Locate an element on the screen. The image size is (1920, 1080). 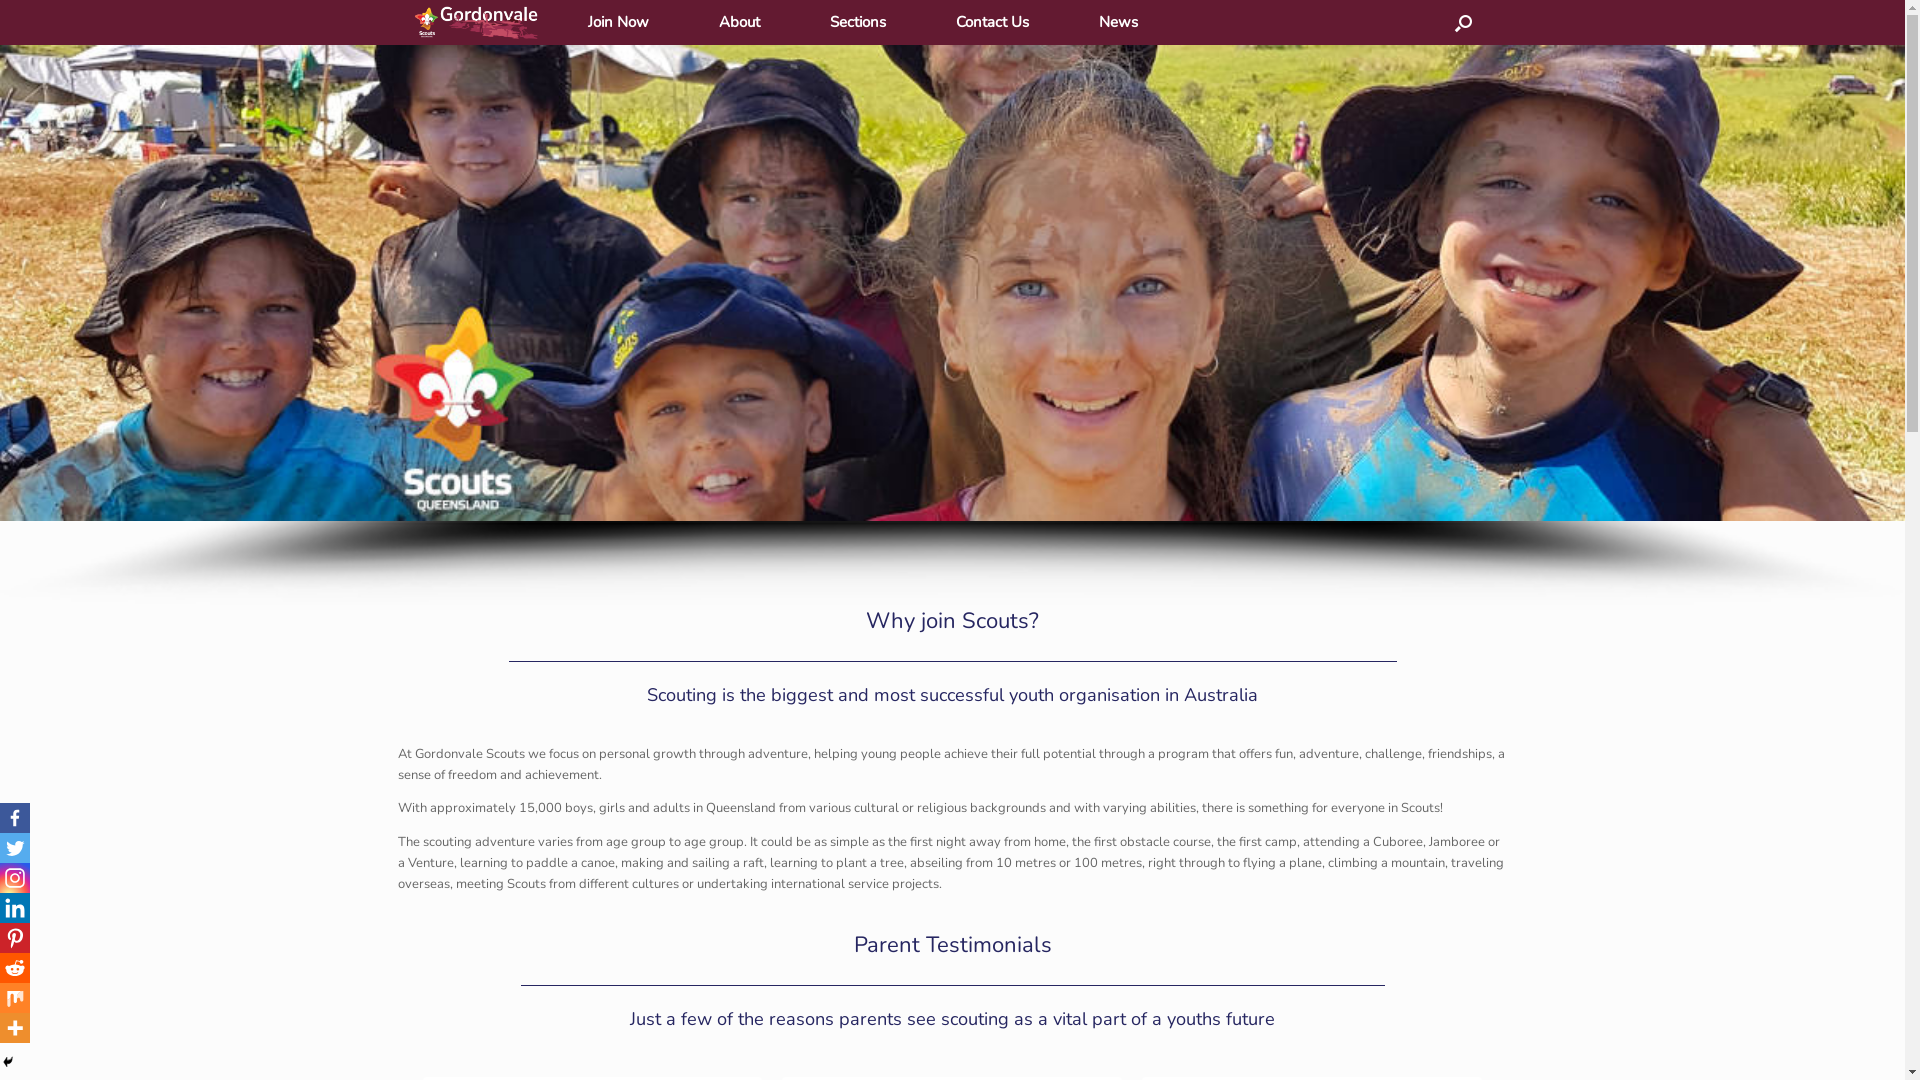
'Hide' is located at coordinates (8, 1060).